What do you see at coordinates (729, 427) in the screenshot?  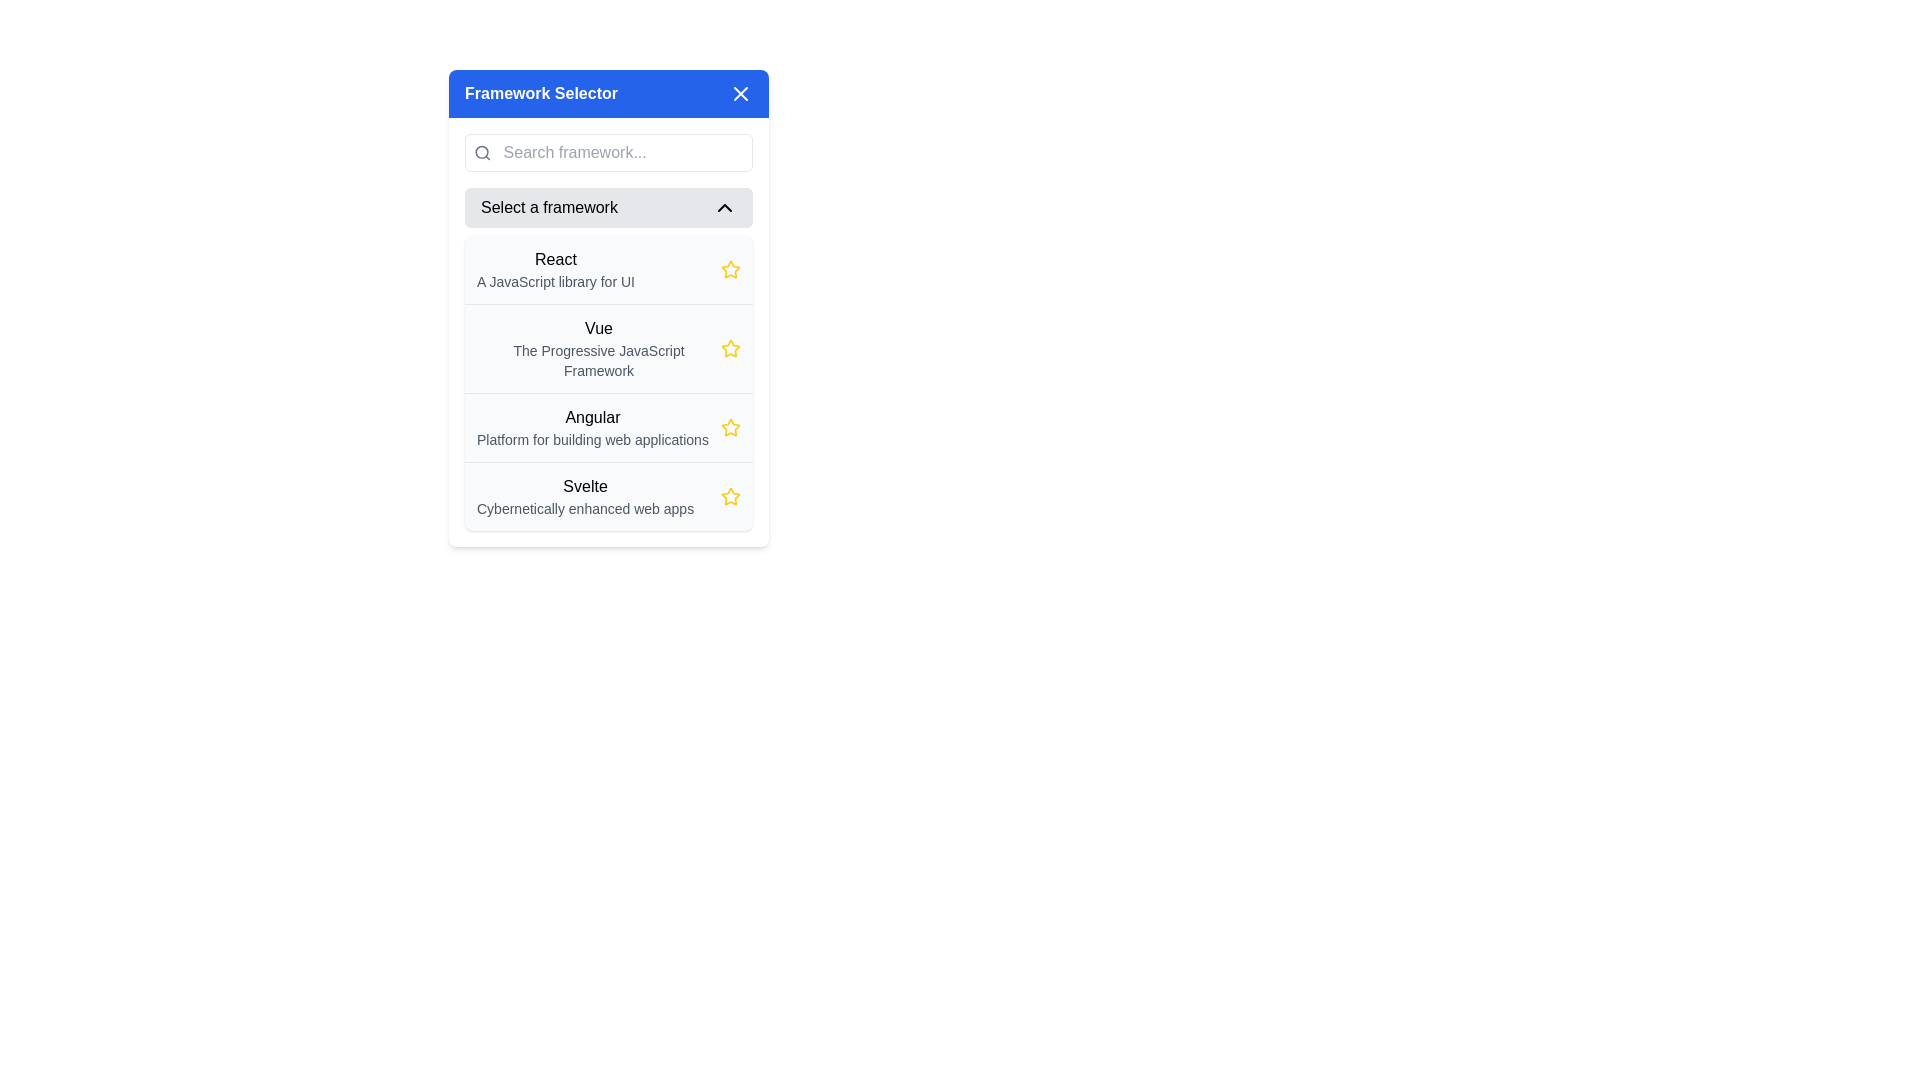 I see `the fourth star icon in the 'Framework Selector' list` at bounding box center [729, 427].